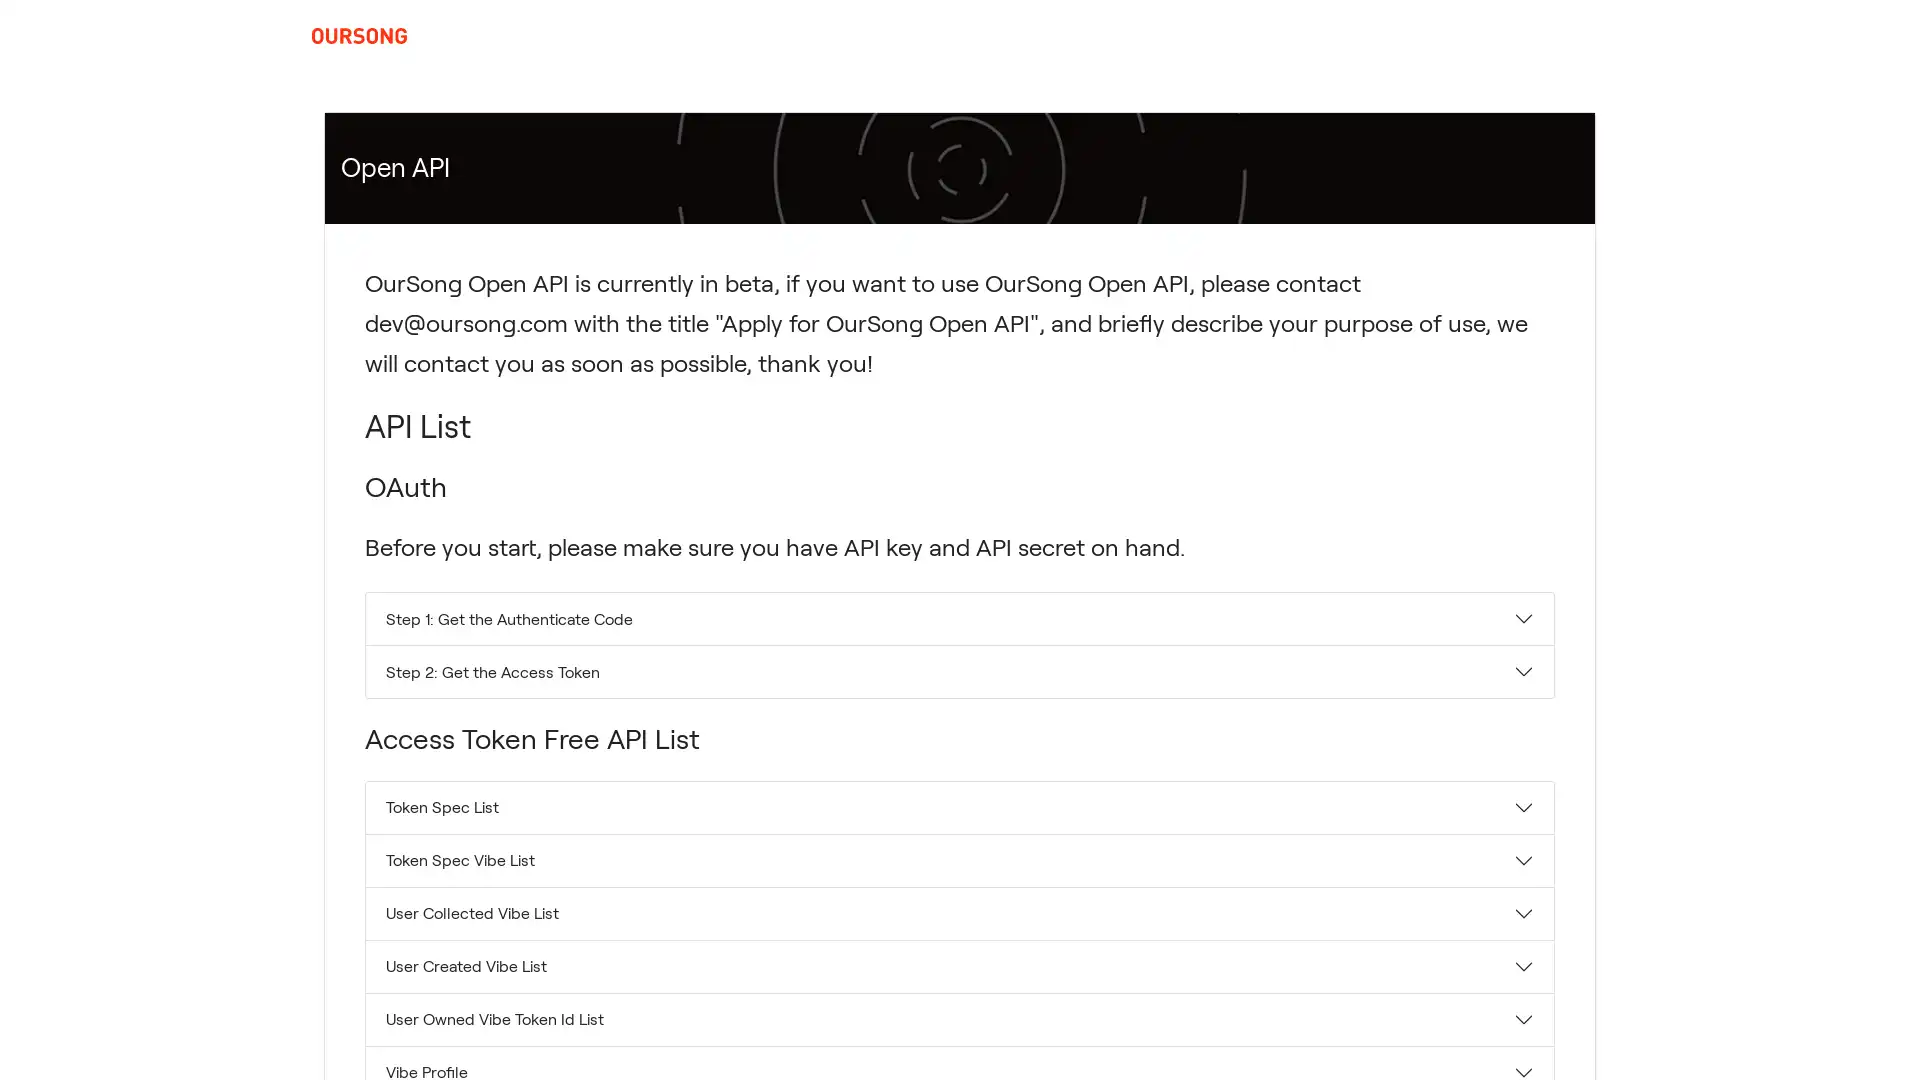 This screenshot has width=1920, height=1080. What do you see at coordinates (960, 805) in the screenshot?
I see `Token Spec List` at bounding box center [960, 805].